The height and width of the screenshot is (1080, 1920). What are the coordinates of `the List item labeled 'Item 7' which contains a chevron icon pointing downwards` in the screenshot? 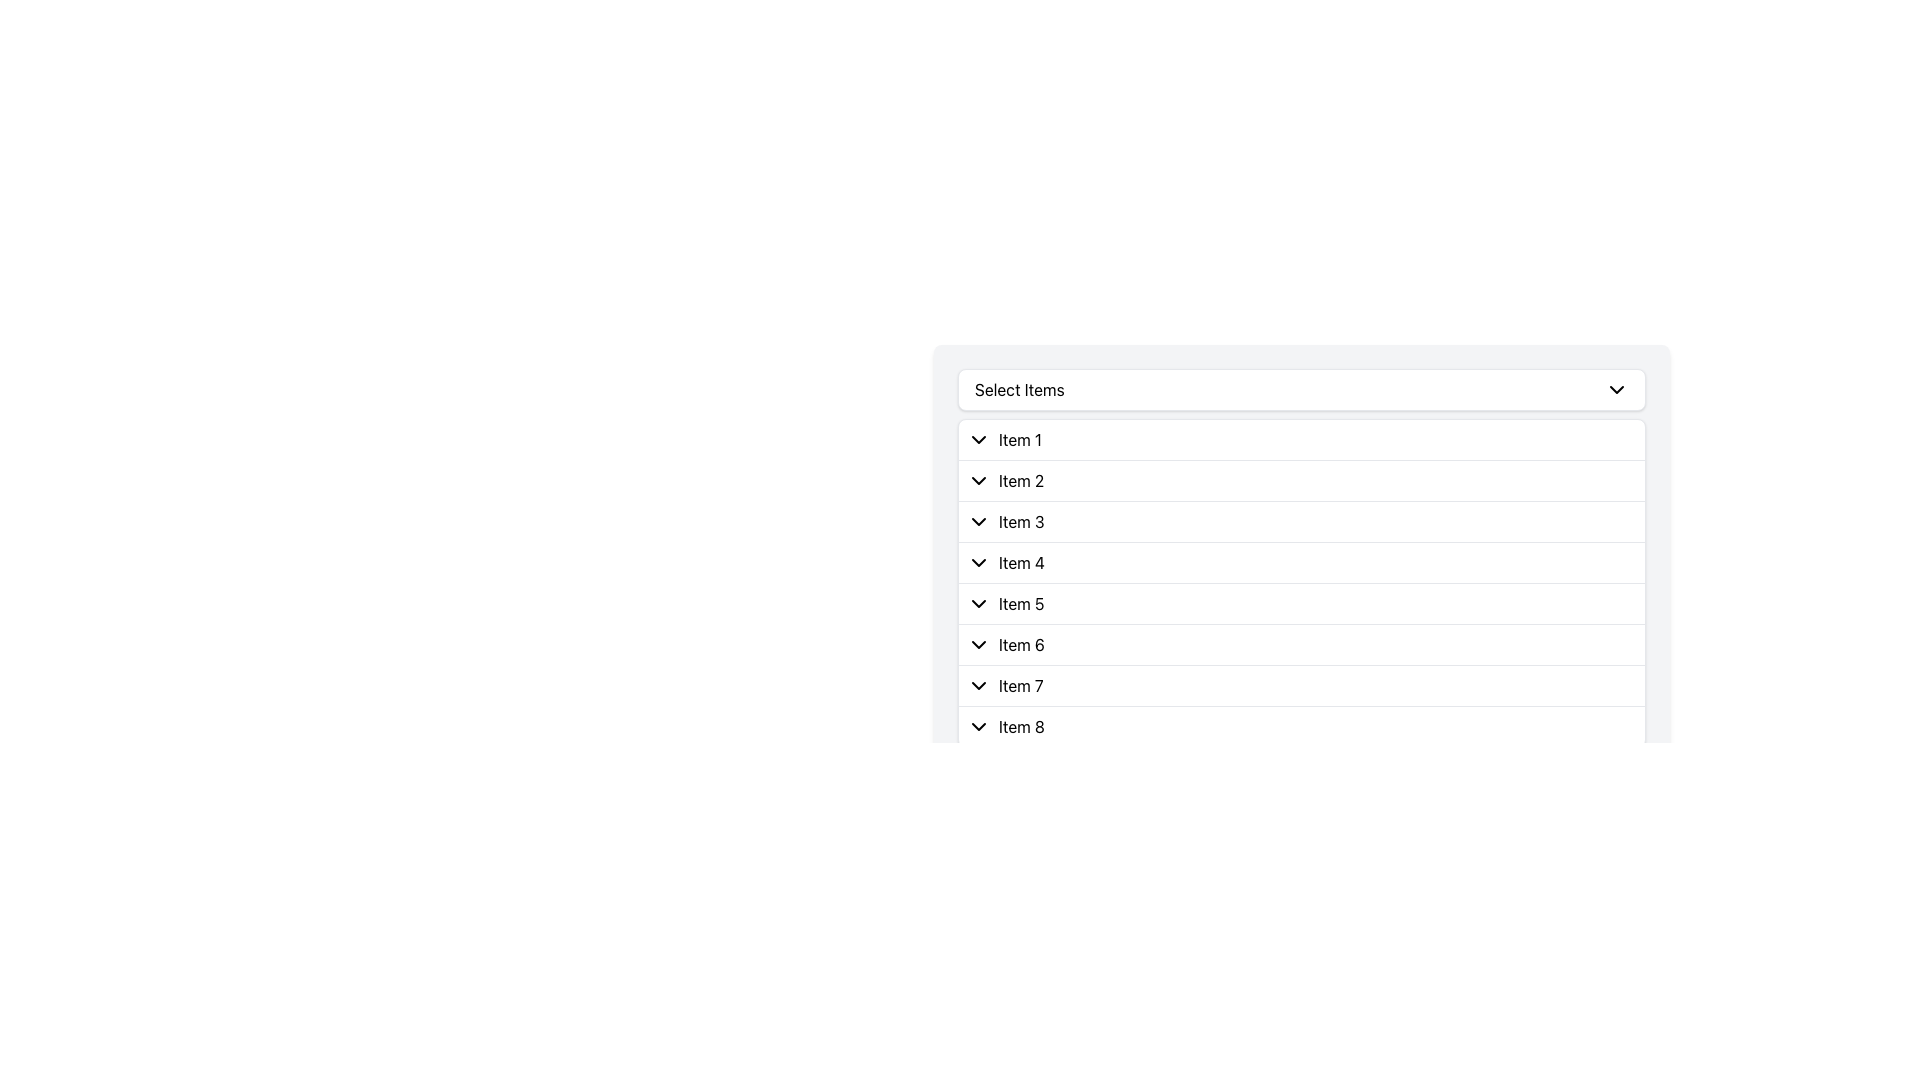 It's located at (1005, 685).